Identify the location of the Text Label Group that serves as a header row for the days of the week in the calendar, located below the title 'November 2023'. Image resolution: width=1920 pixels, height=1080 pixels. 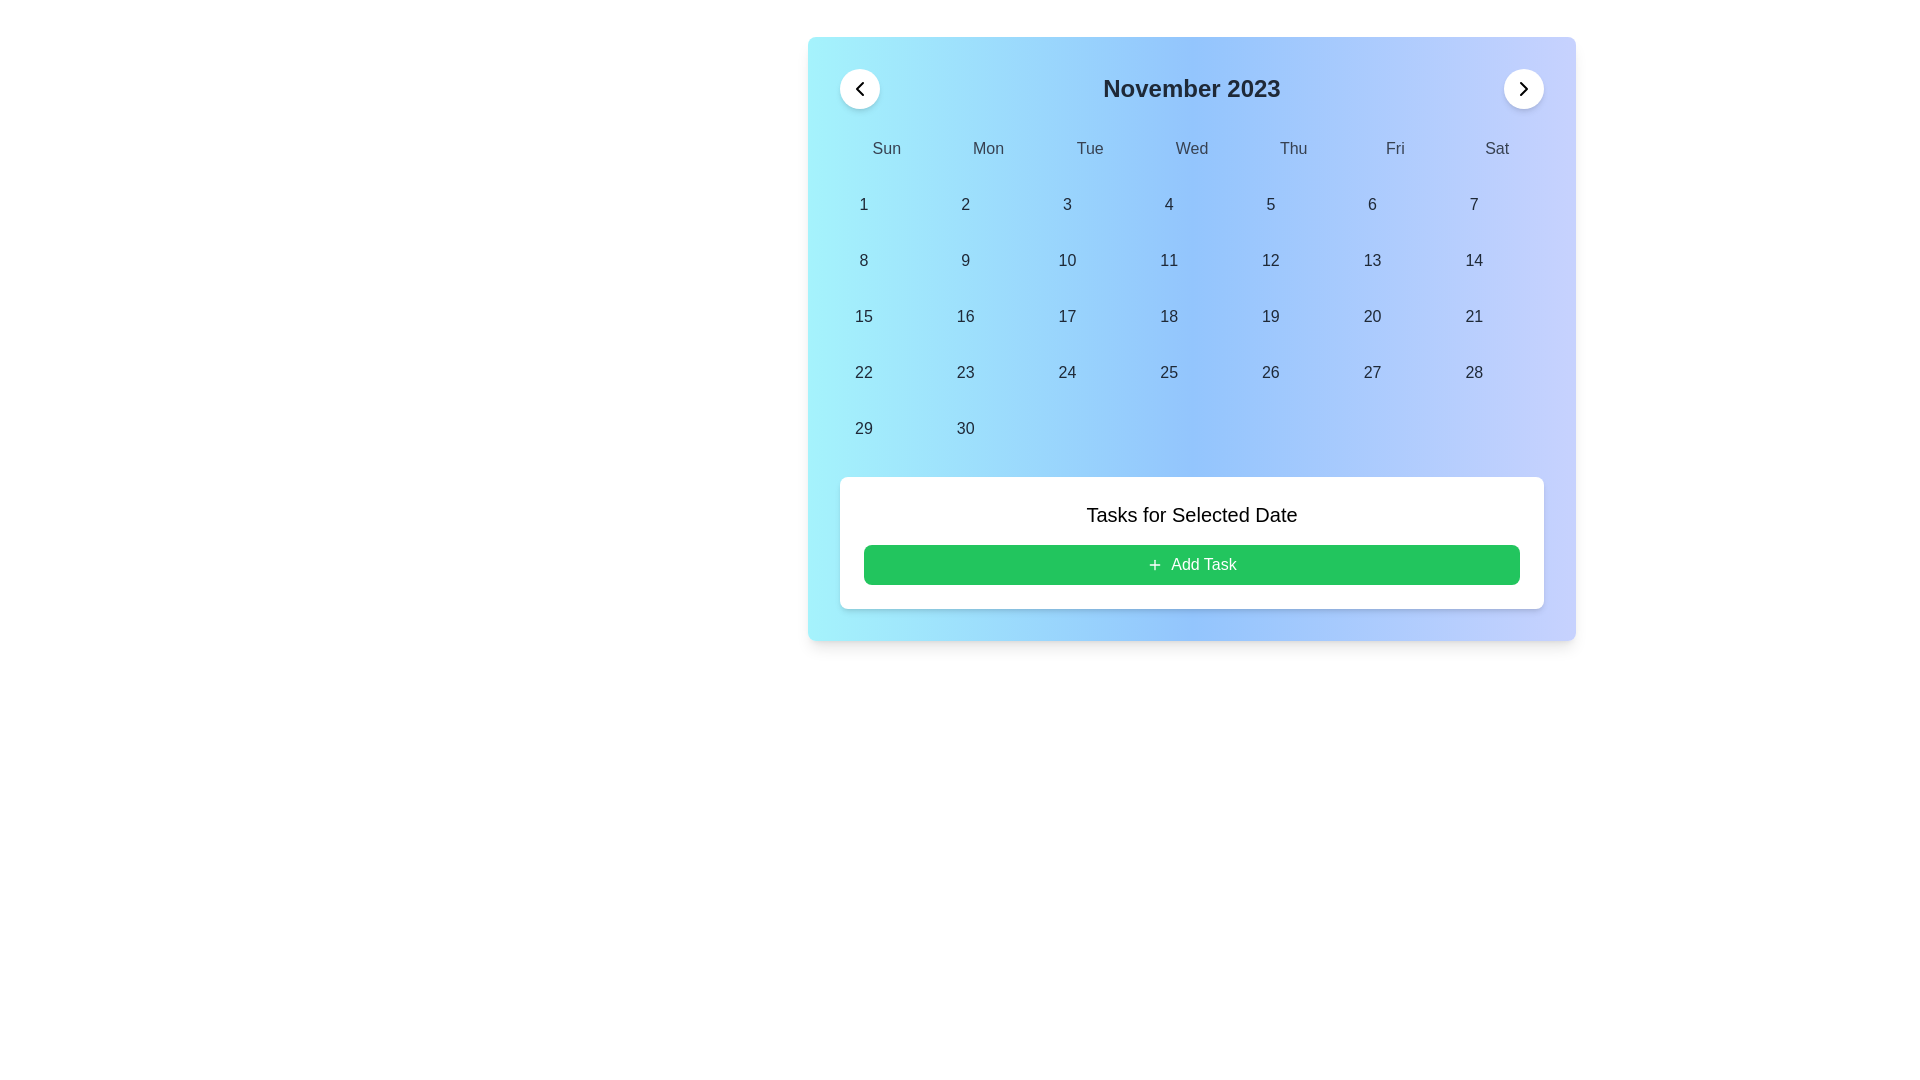
(1191, 148).